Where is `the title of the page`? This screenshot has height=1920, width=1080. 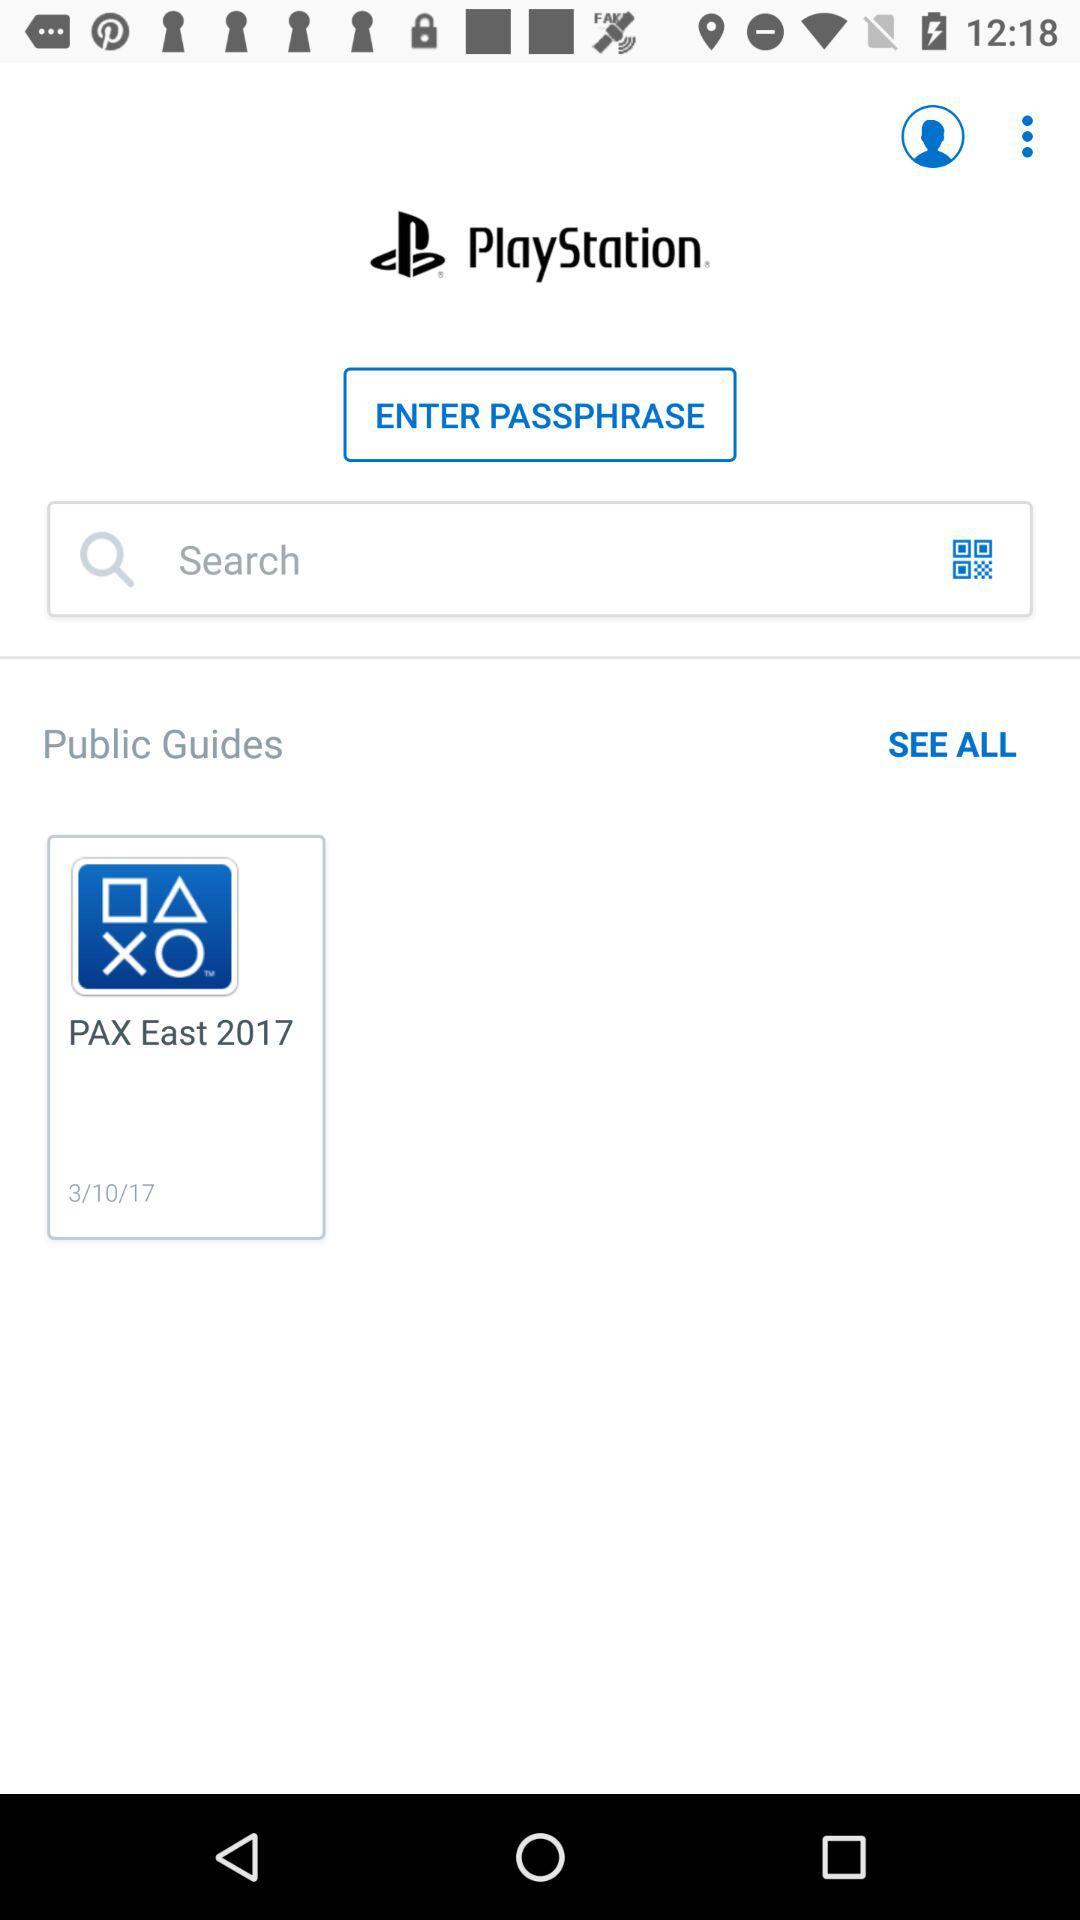
the title of the page is located at coordinates (540, 245).